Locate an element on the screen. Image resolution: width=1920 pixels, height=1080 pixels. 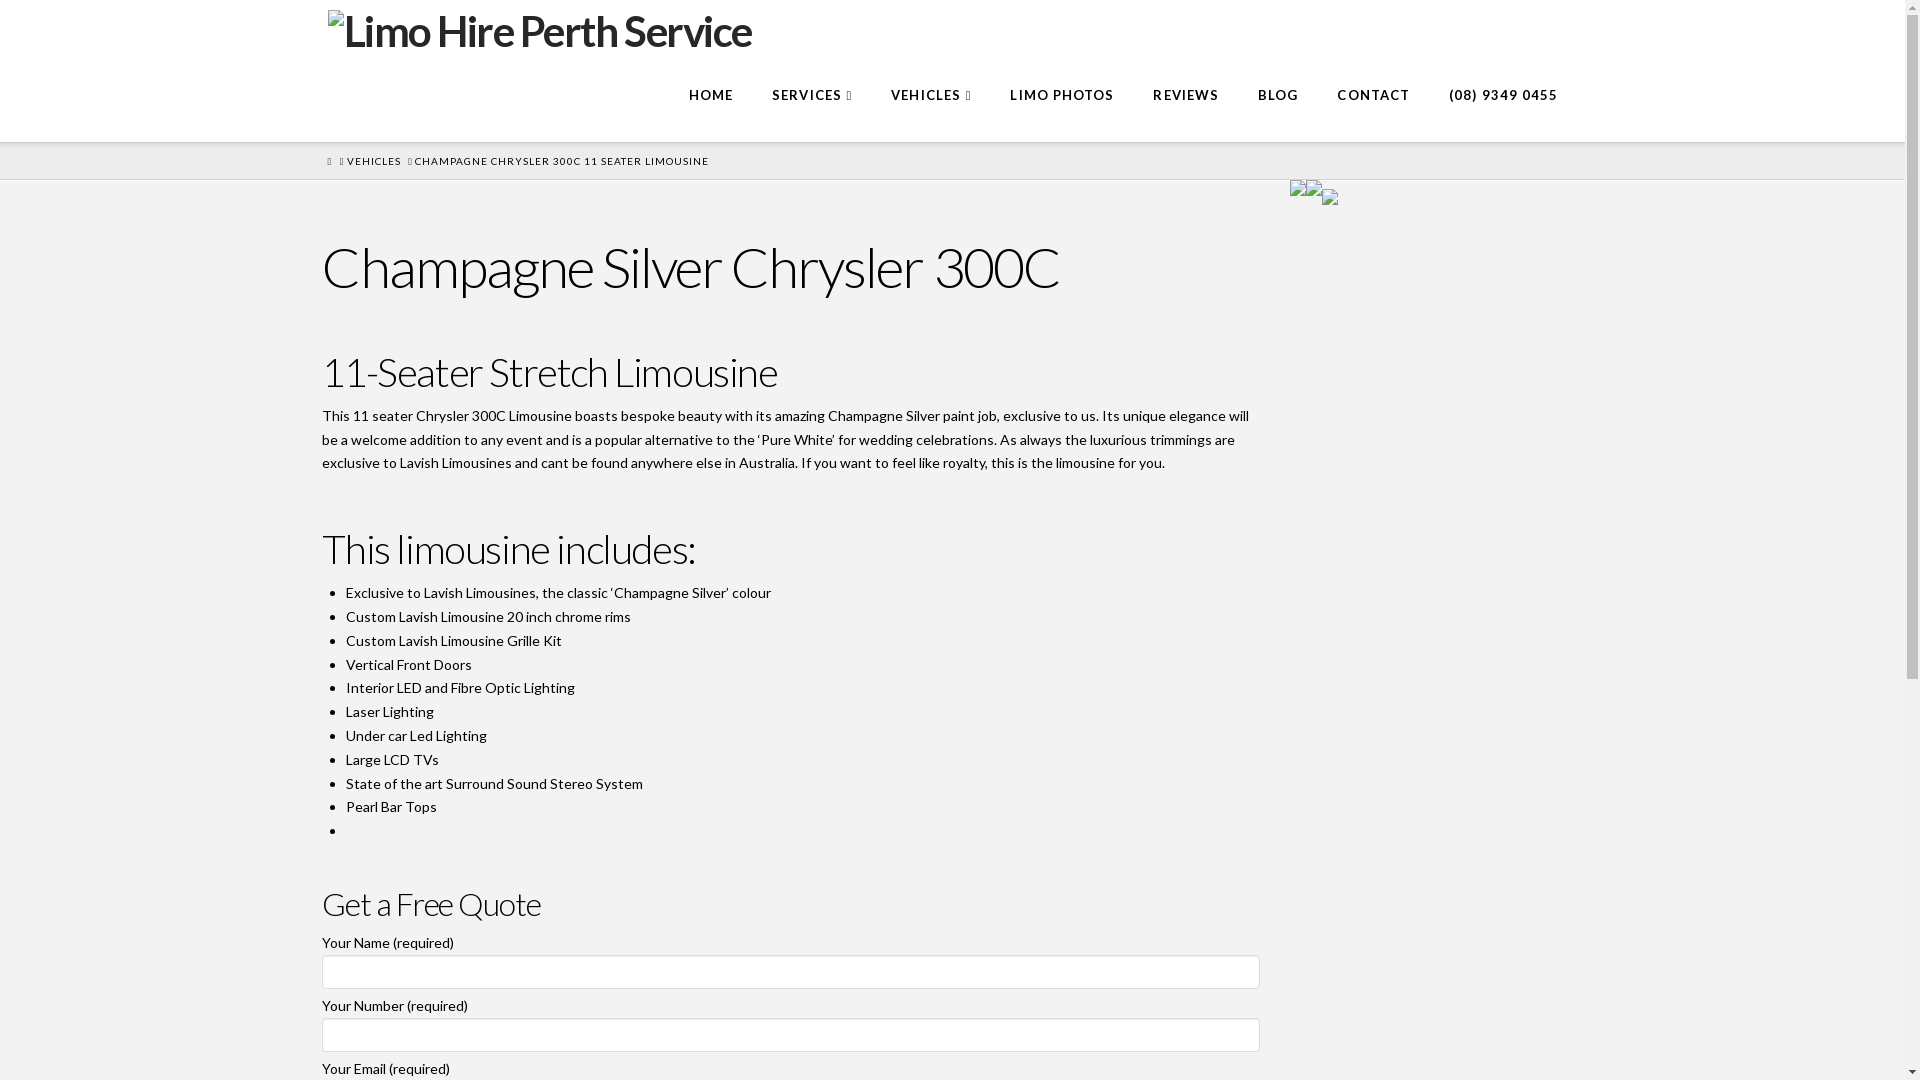
'VEHICLES' is located at coordinates (929, 96).